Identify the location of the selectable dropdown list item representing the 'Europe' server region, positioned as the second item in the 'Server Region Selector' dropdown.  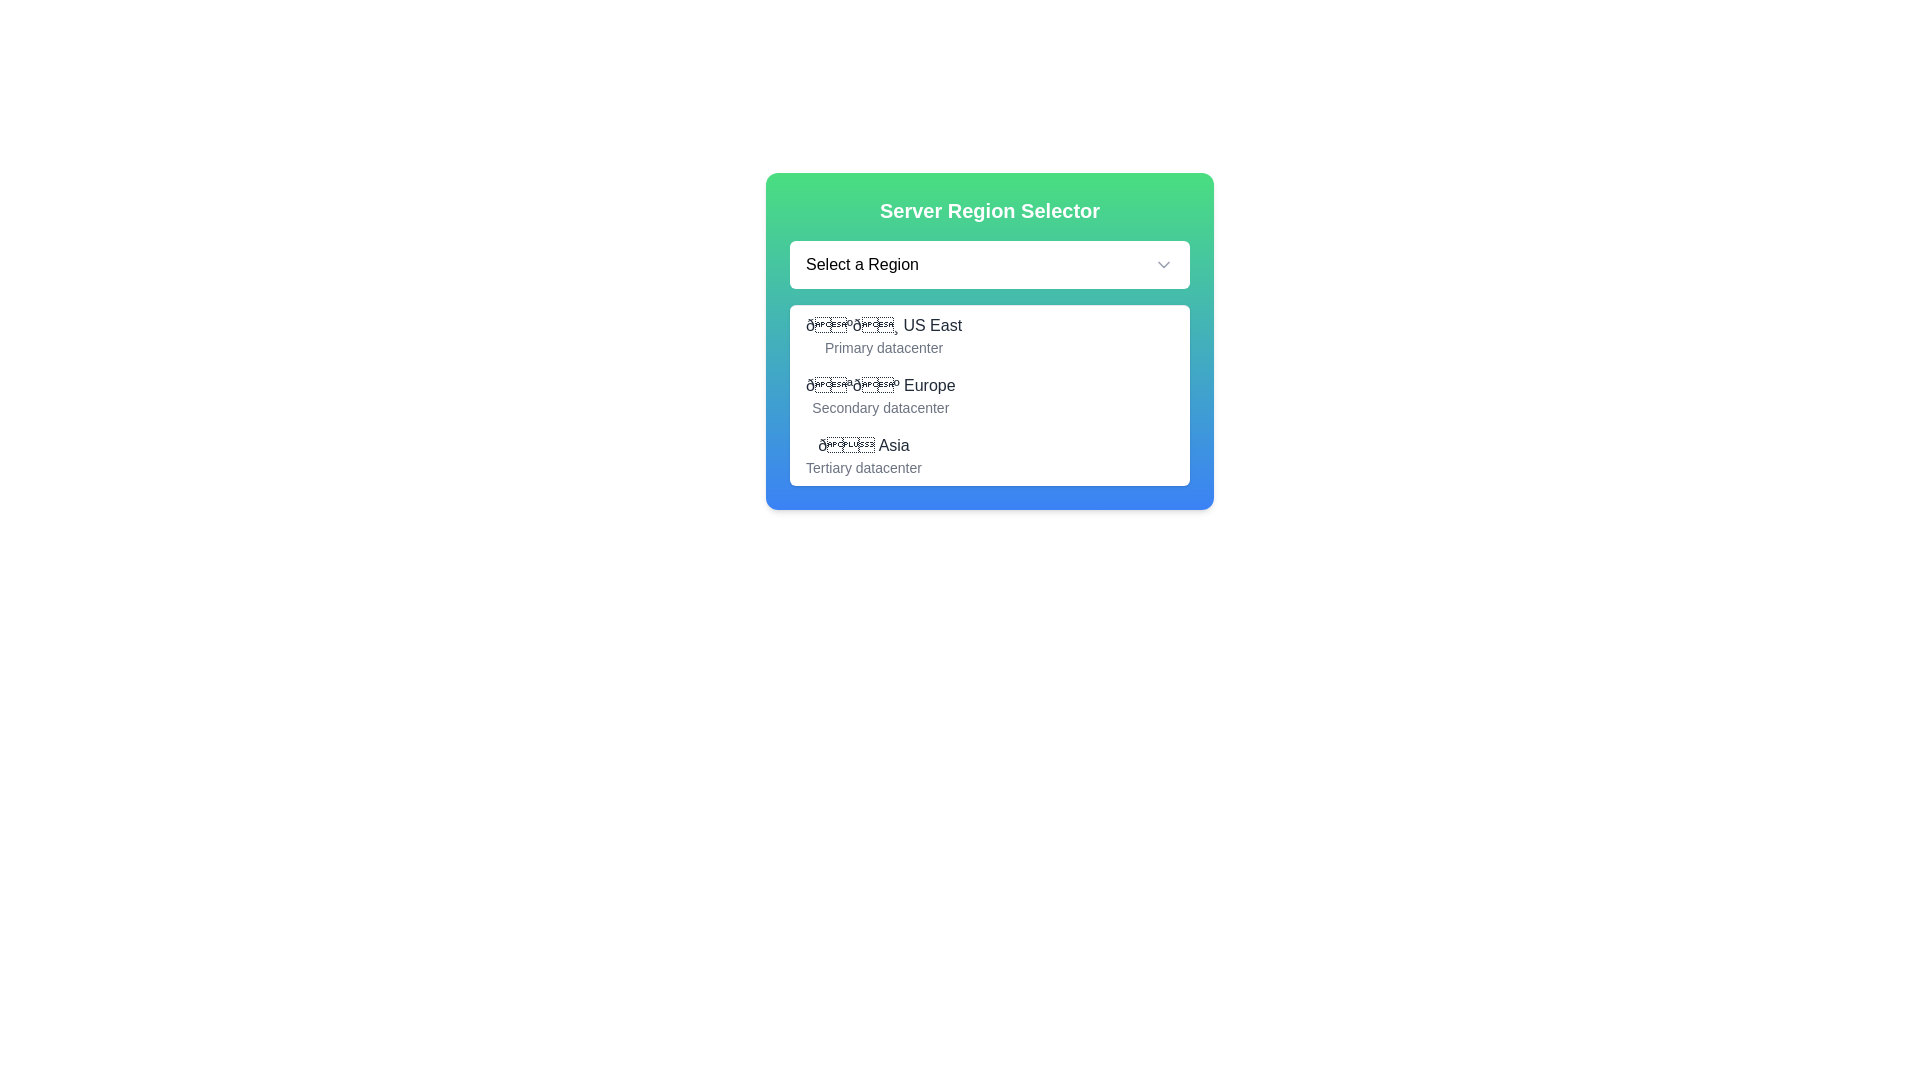
(880, 396).